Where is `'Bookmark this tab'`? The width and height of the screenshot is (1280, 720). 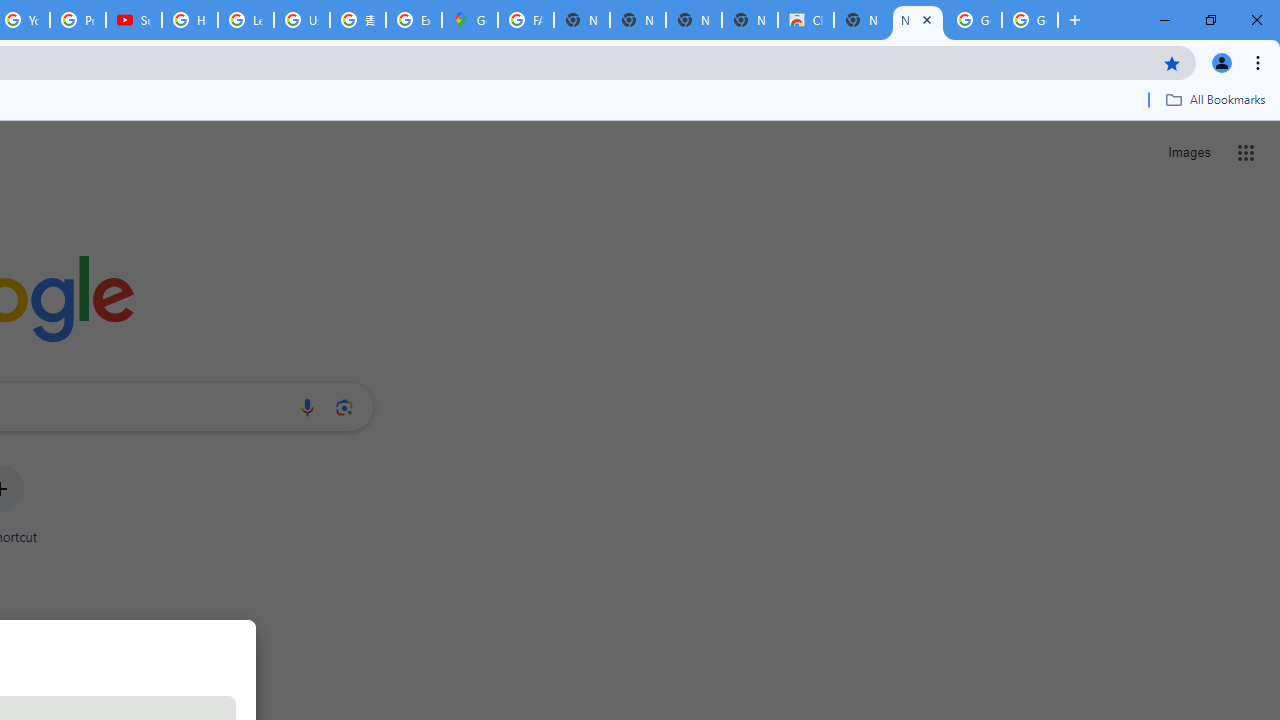
'Bookmark this tab' is located at coordinates (1171, 61).